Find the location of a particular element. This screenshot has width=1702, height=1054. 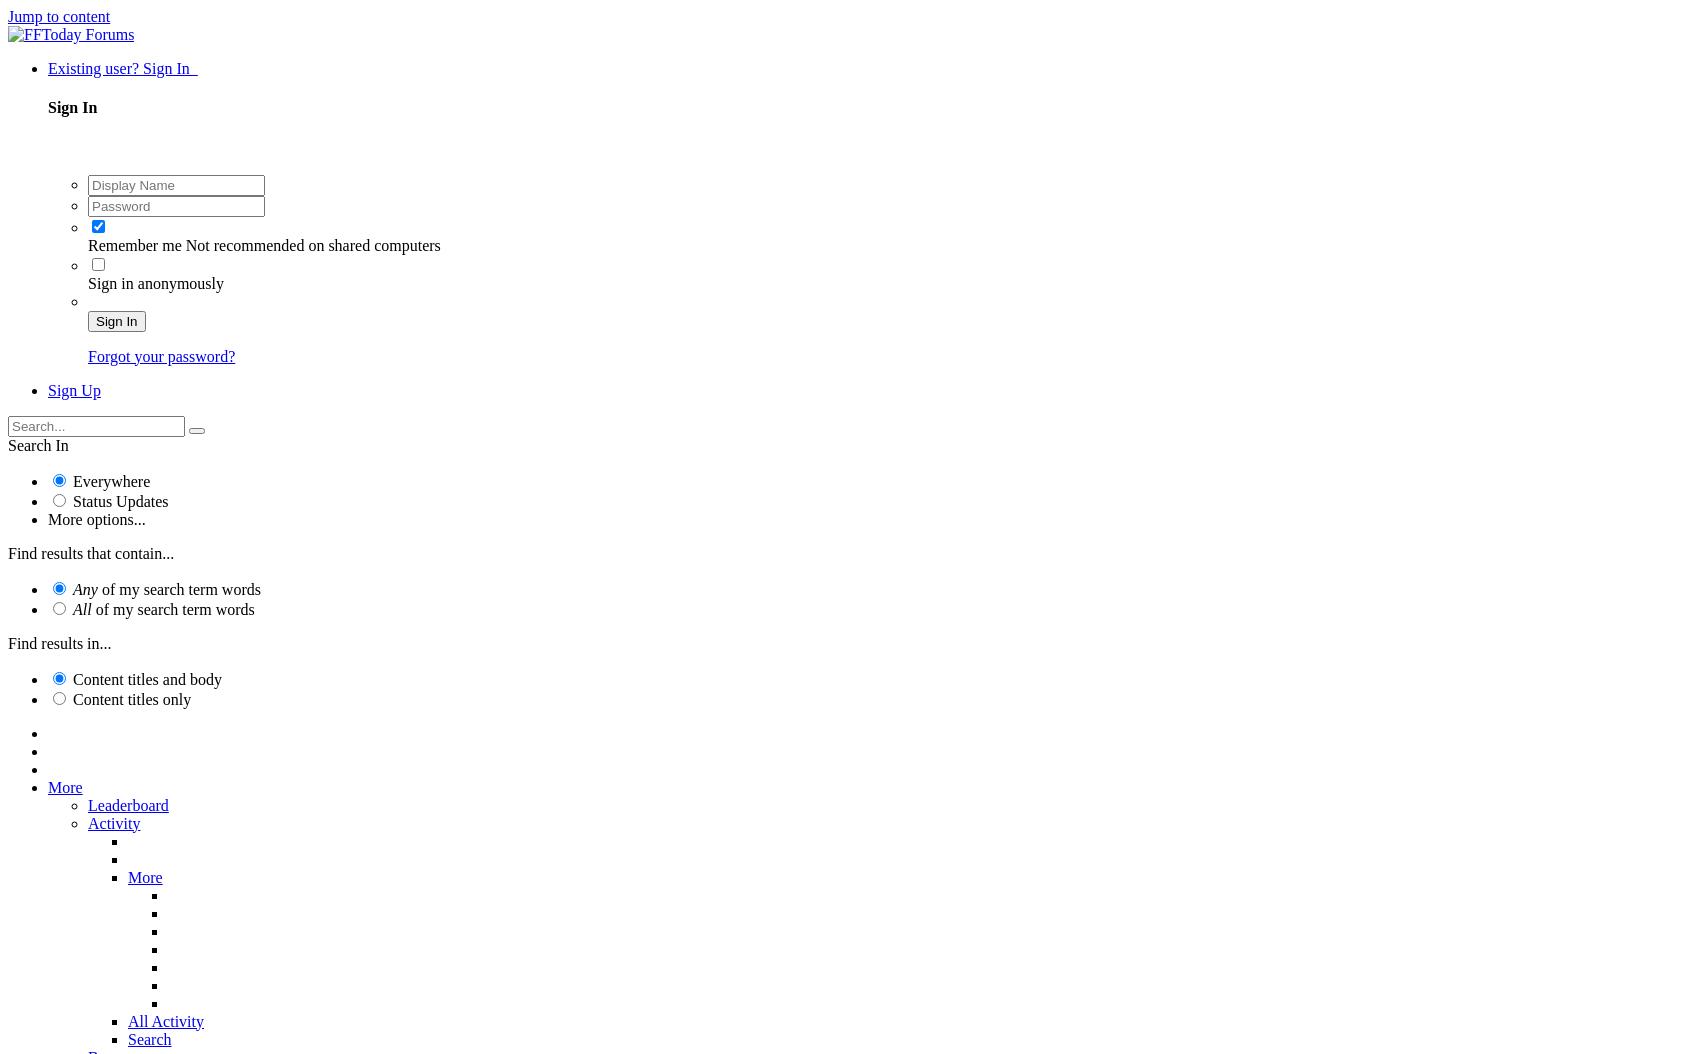

'More options...' is located at coordinates (96, 517).